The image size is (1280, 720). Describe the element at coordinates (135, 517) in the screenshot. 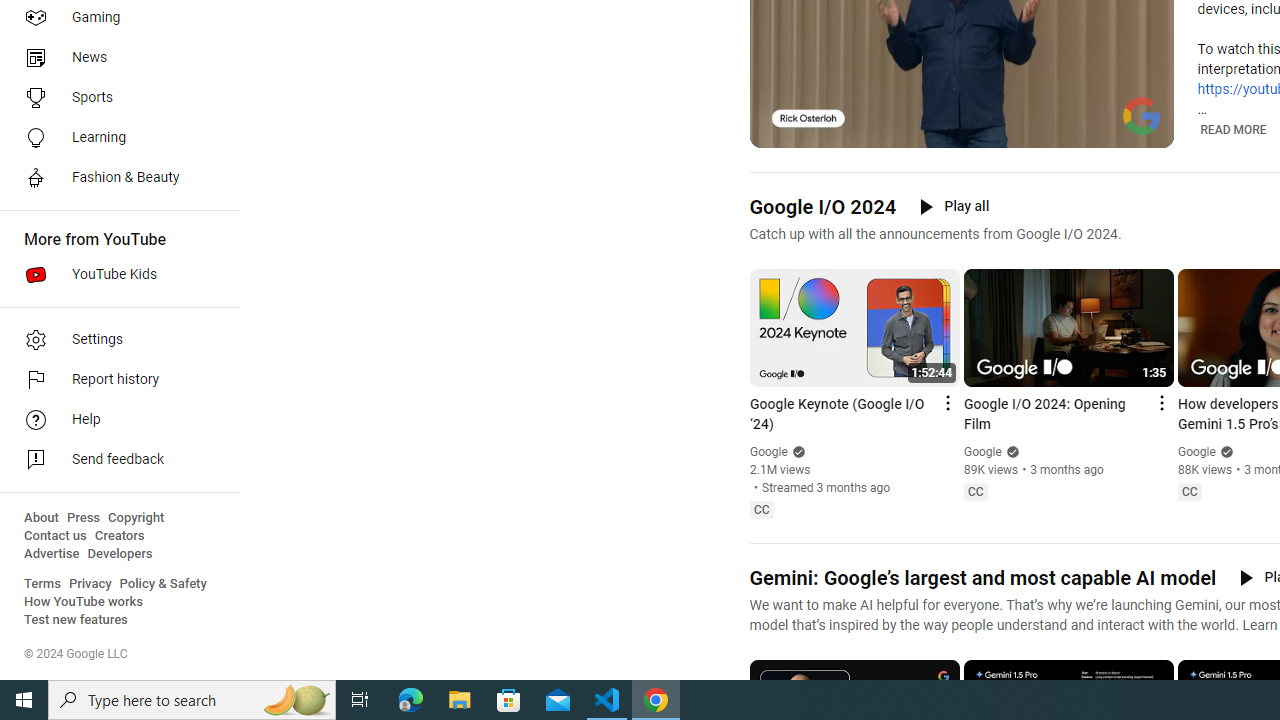

I see `'Copyright'` at that location.